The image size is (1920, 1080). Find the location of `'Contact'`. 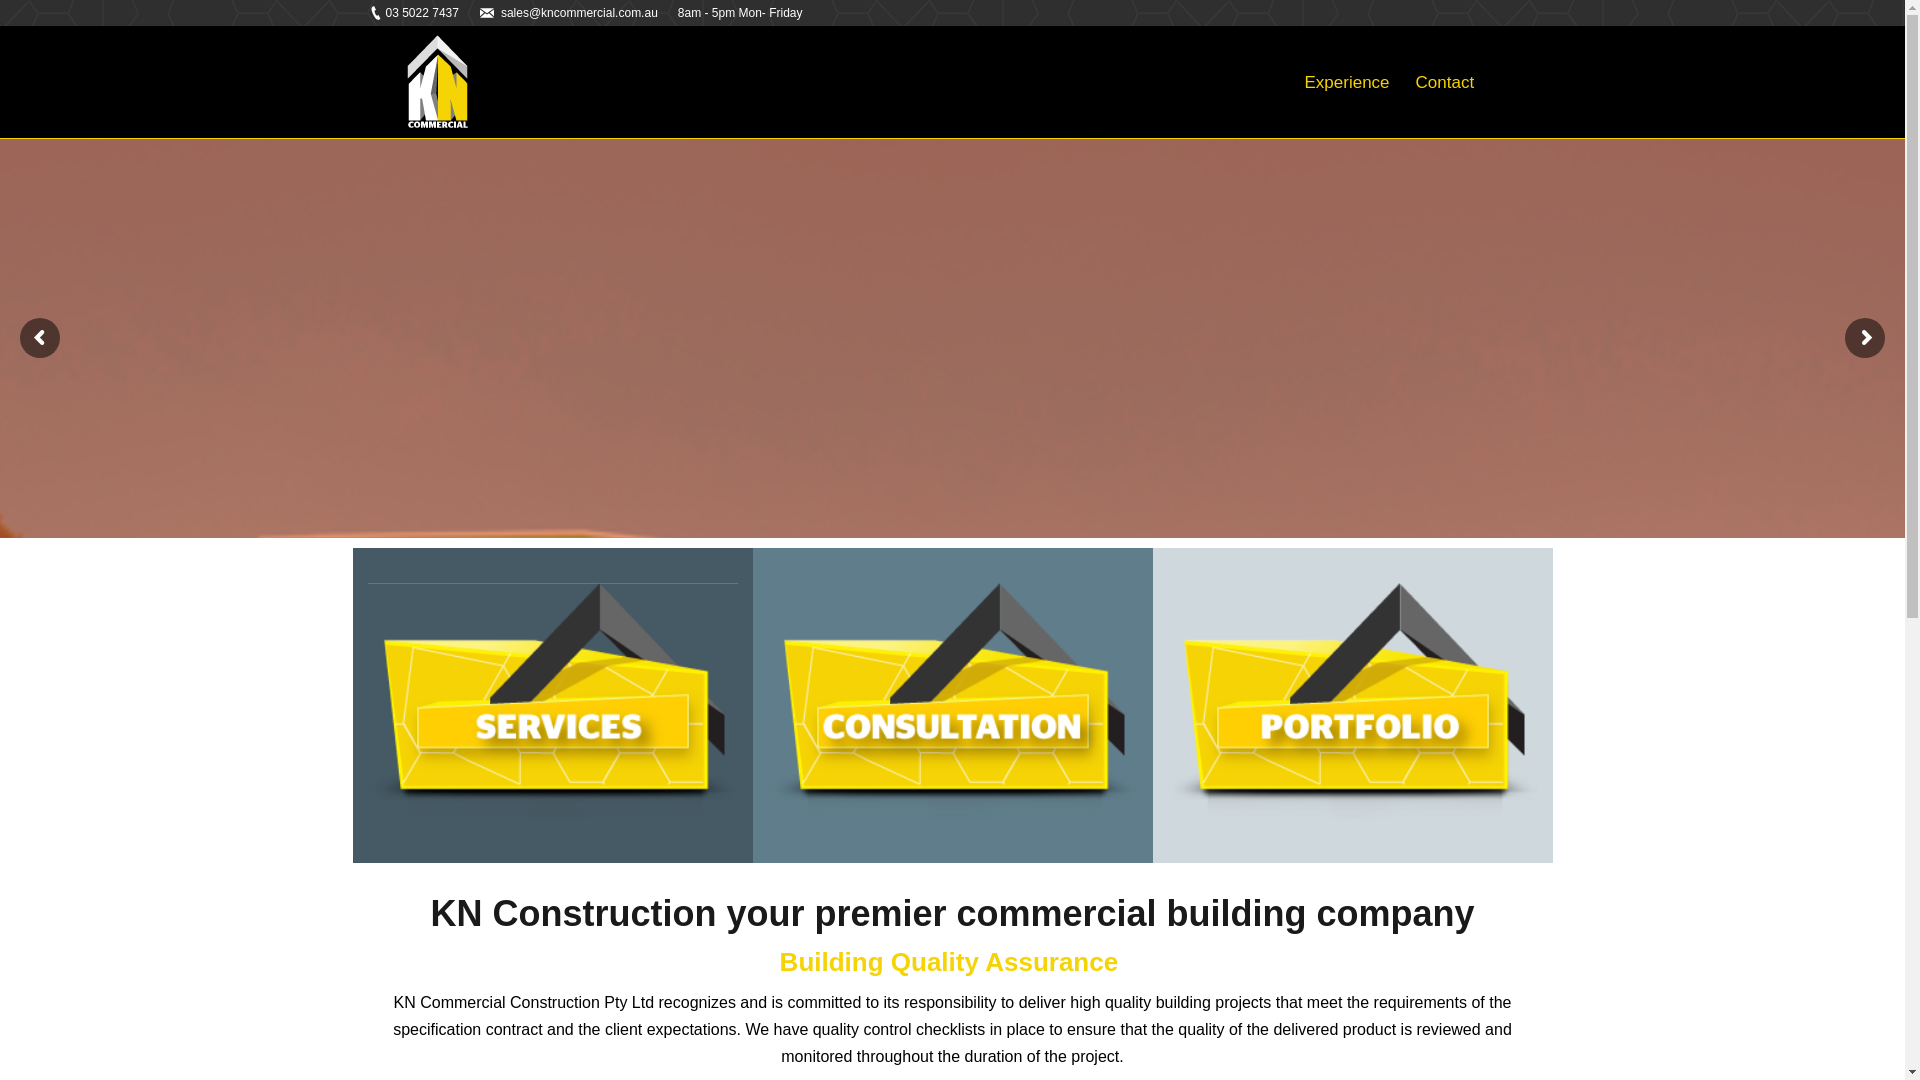

'Contact' is located at coordinates (1445, 81).